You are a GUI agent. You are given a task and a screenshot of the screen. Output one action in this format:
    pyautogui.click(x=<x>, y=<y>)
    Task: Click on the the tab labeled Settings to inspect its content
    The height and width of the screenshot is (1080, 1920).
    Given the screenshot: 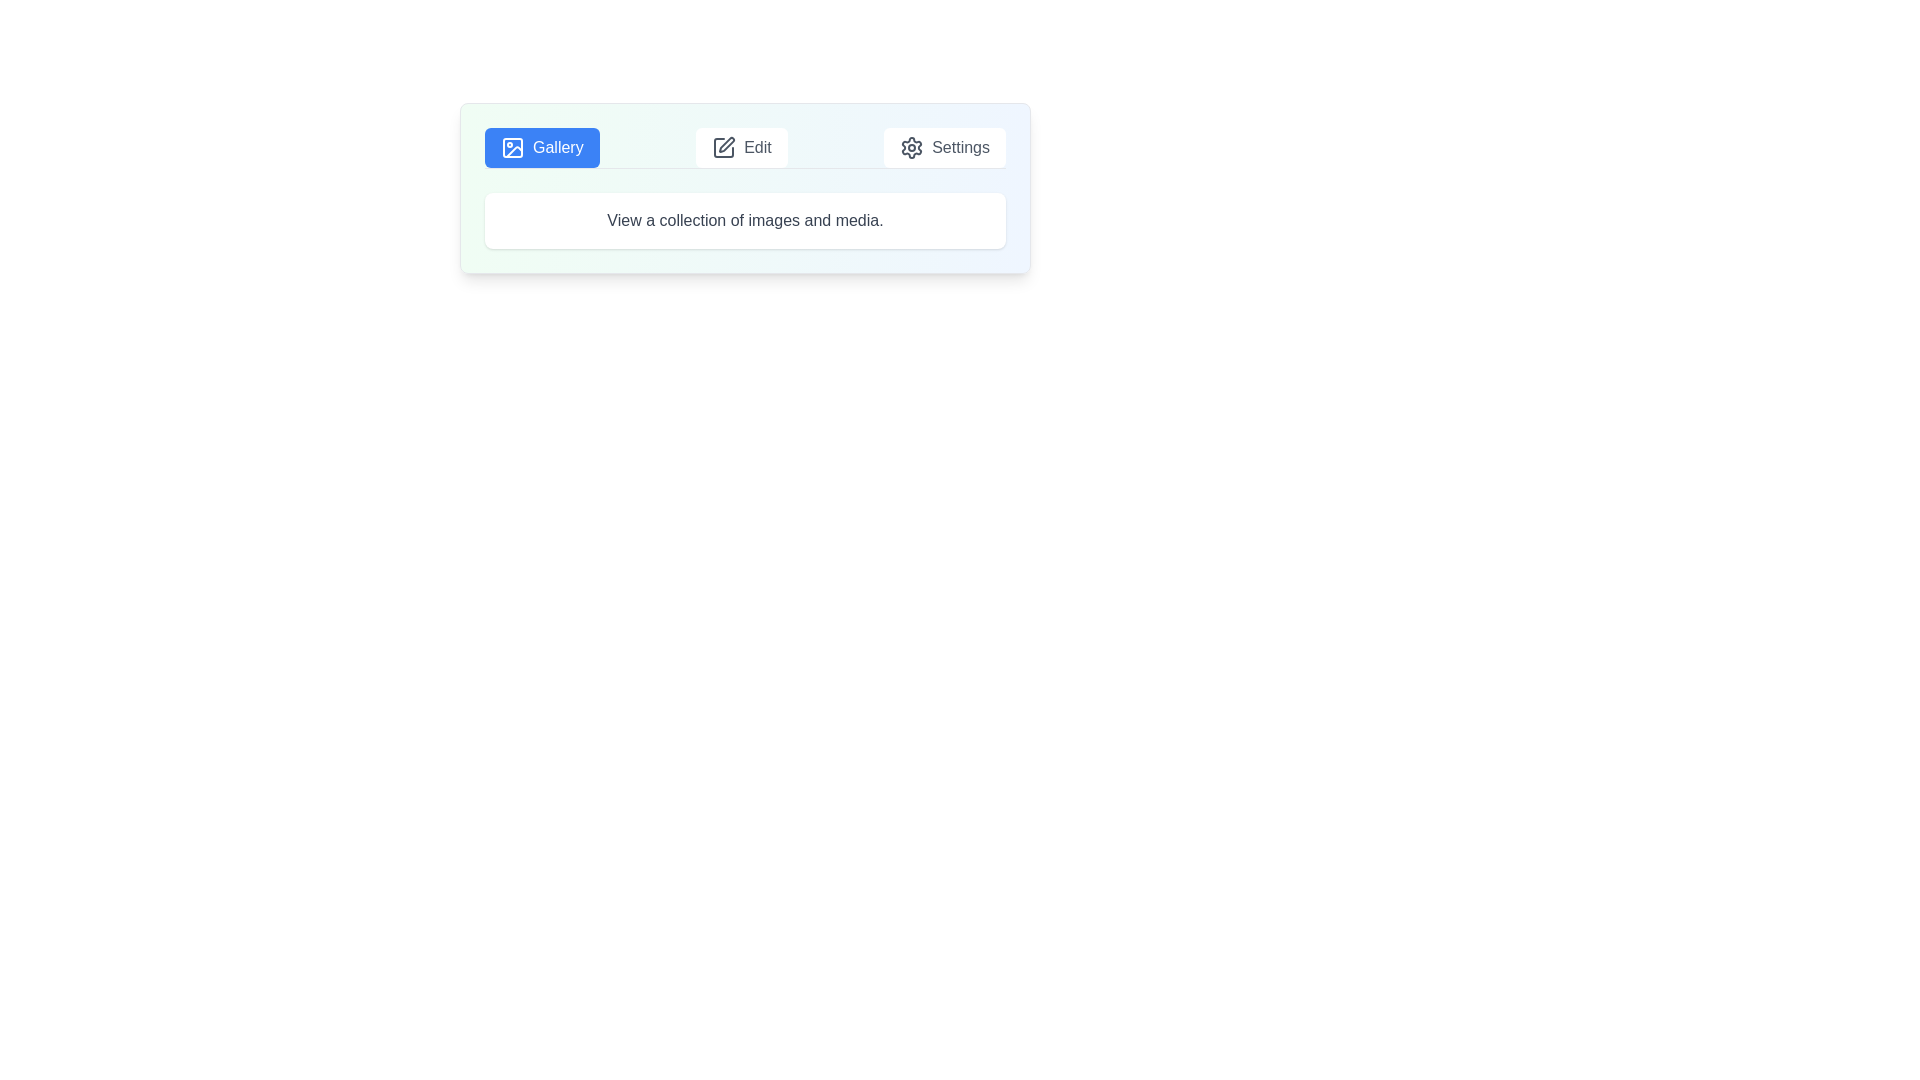 What is the action you would take?
    pyautogui.click(x=944, y=146)
    